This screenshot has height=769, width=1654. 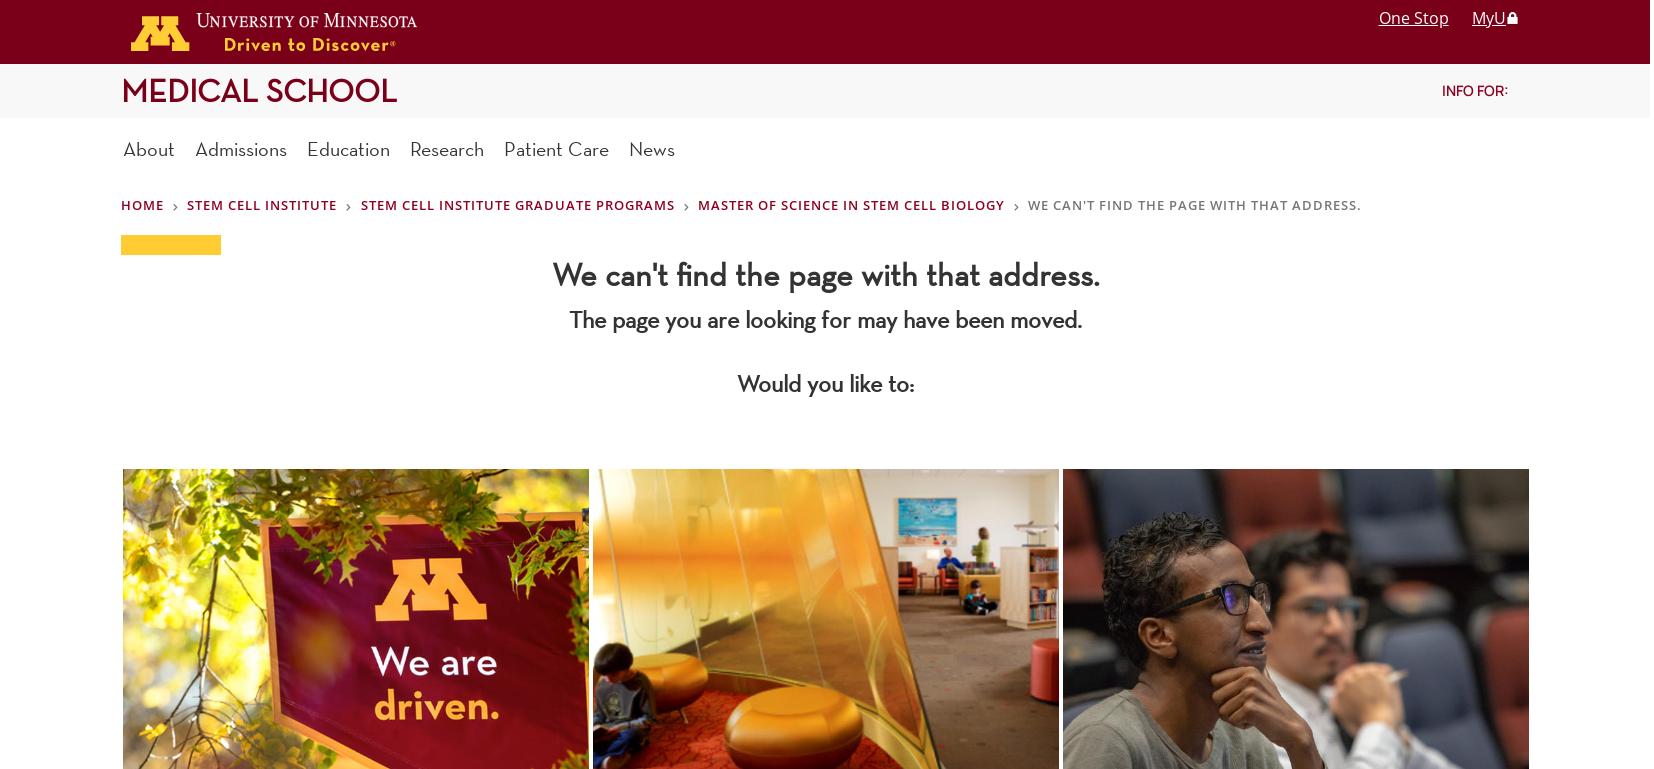 What do you see at coordinates (556, 147) in the screenshot?
I see `'Patient Care'` at bounding box center [556, 147].